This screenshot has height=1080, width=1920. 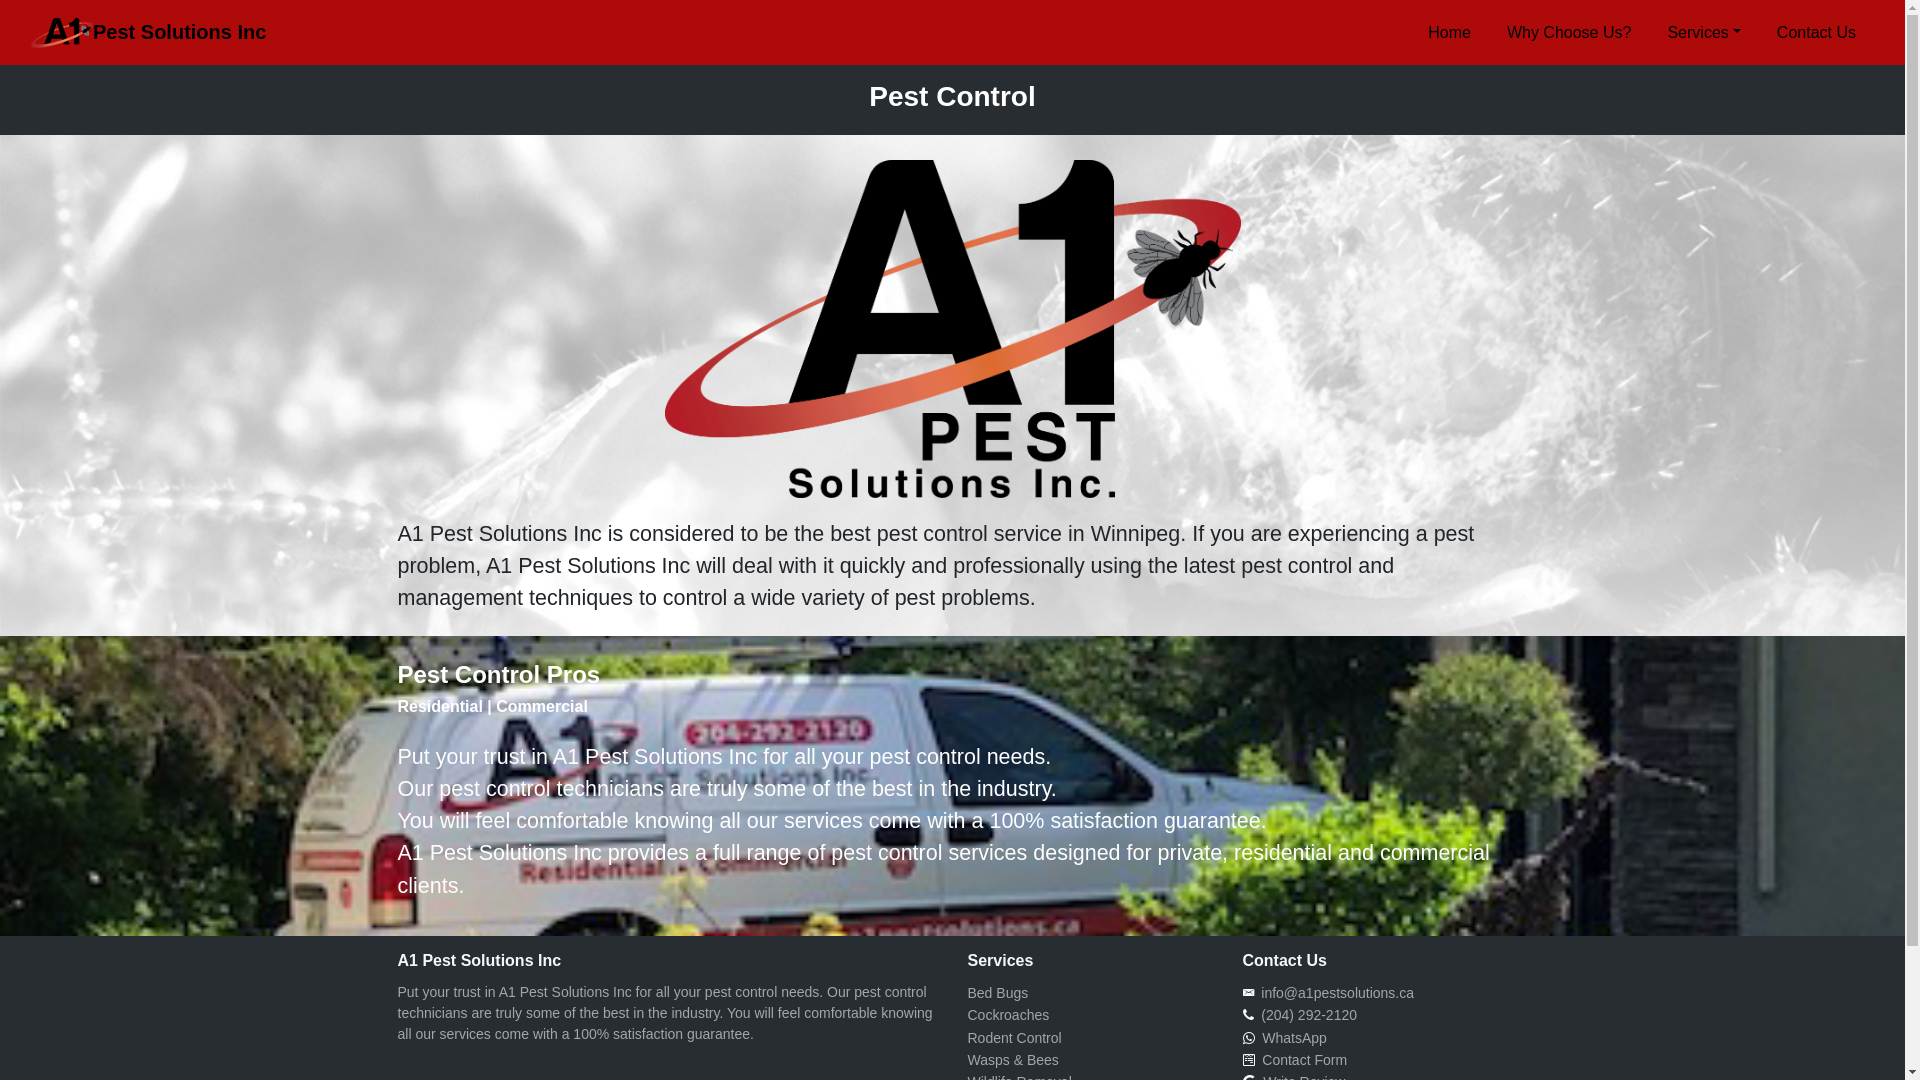 I want to click on 'Pest Solutions Inc', so click(x=147, y=33).